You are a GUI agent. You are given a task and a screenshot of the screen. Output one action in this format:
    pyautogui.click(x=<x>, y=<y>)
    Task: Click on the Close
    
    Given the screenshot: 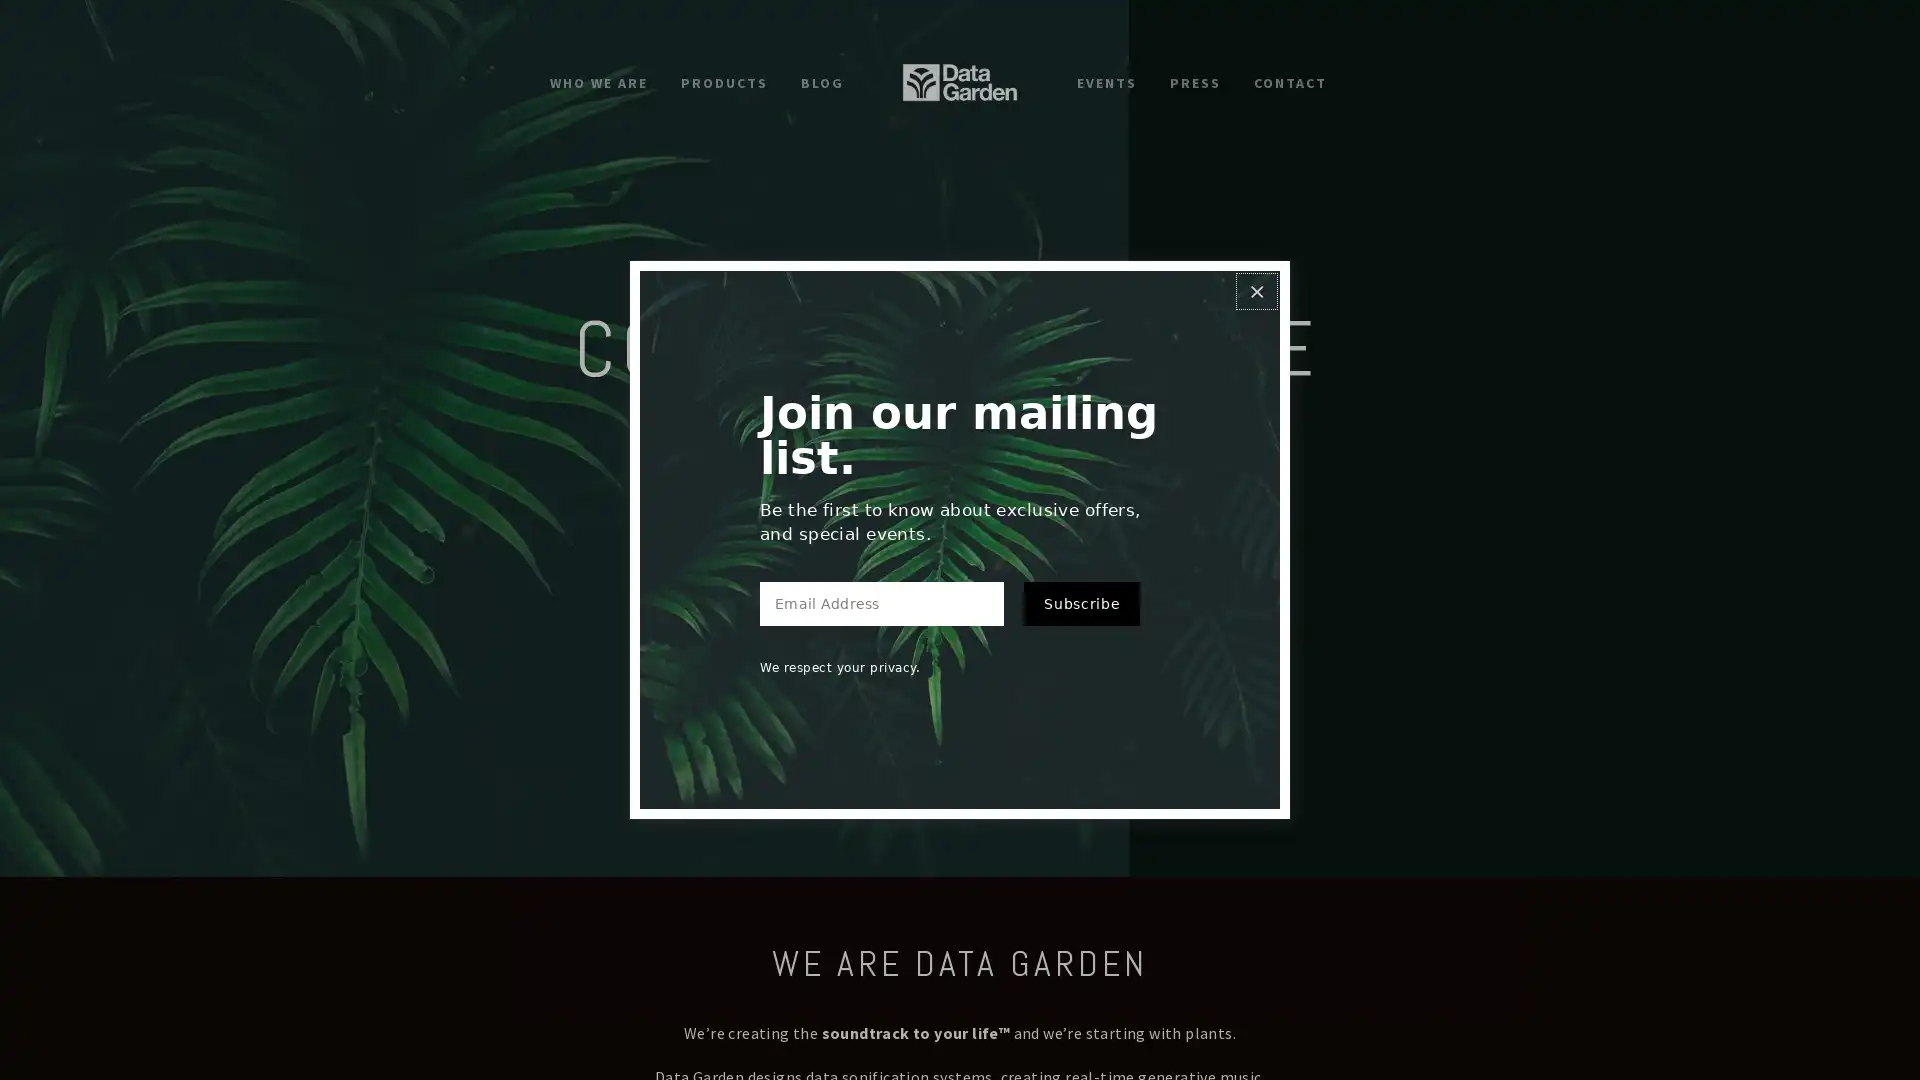 What is the action you would take?
    pyautogui.click(x=1255, y=277)
    